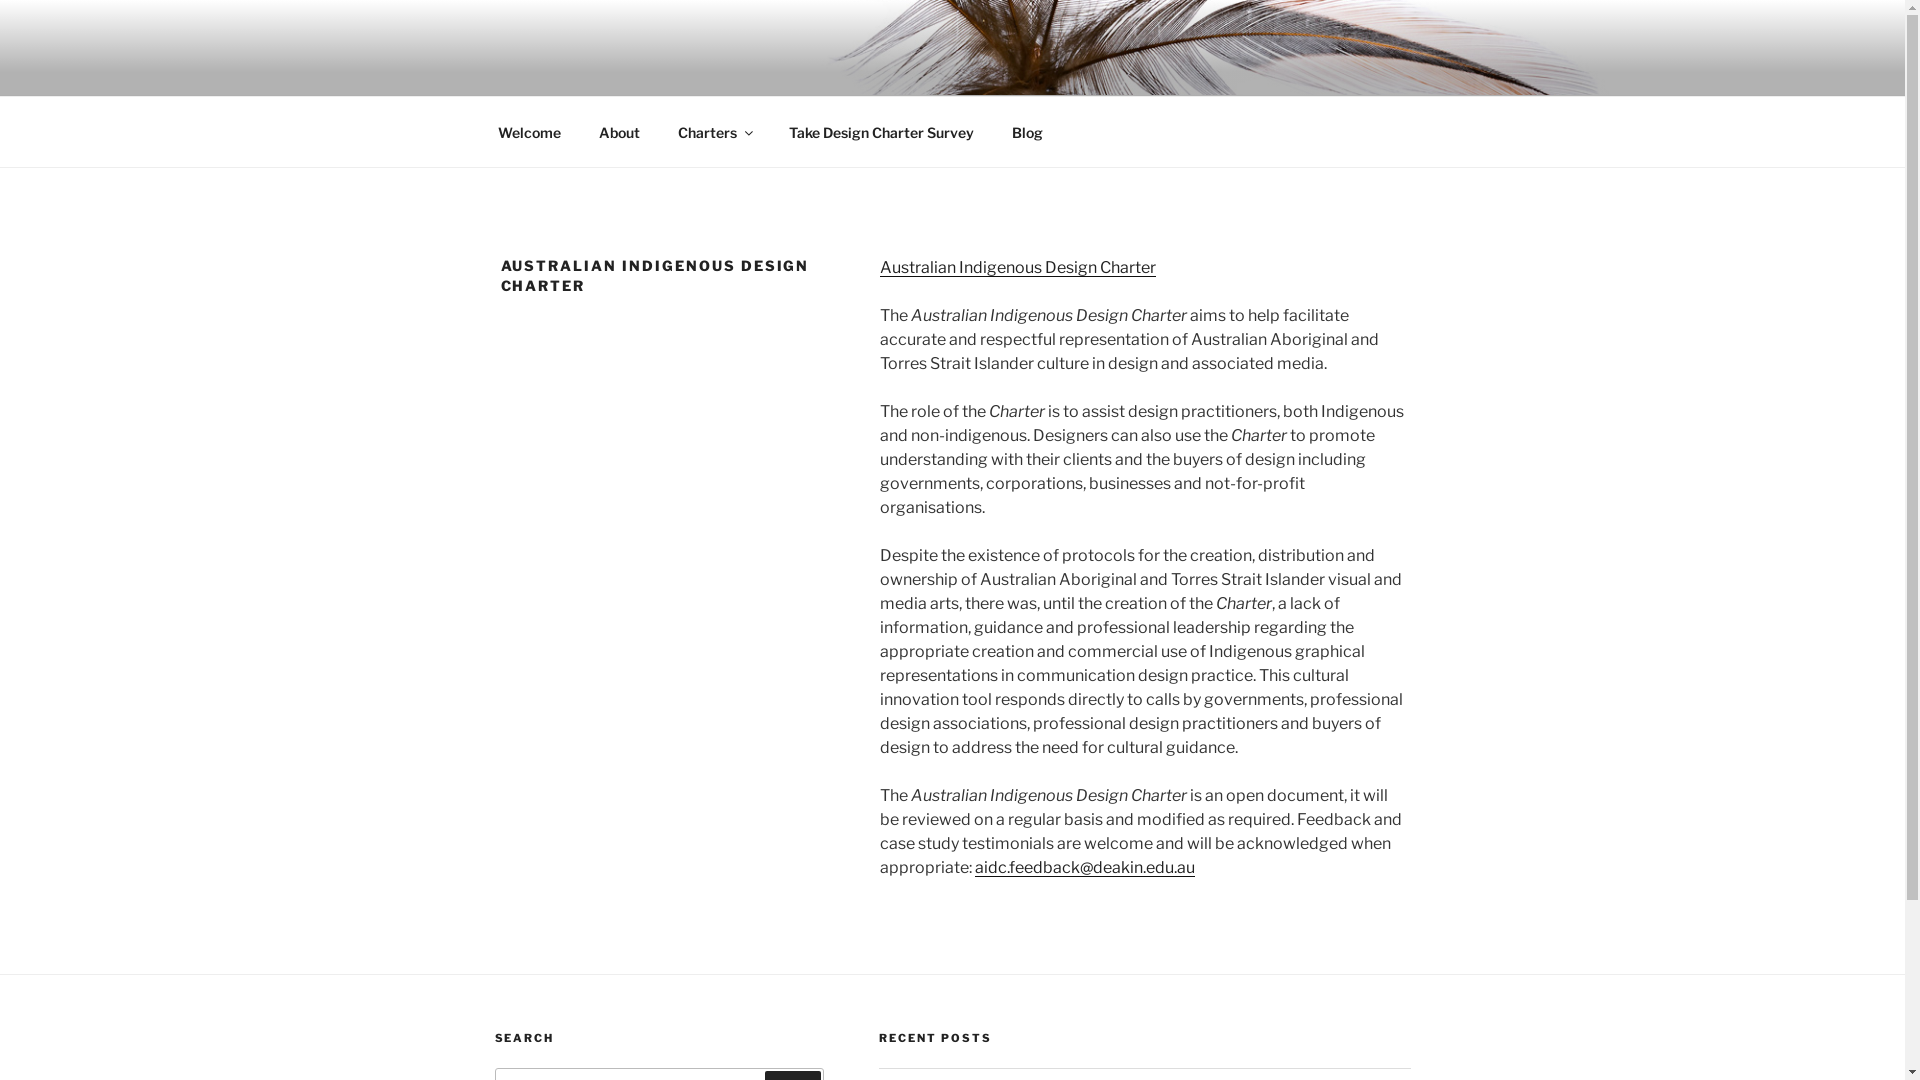 The image size is (1920, 1080). I want to click on 'About', so click(618, 132).